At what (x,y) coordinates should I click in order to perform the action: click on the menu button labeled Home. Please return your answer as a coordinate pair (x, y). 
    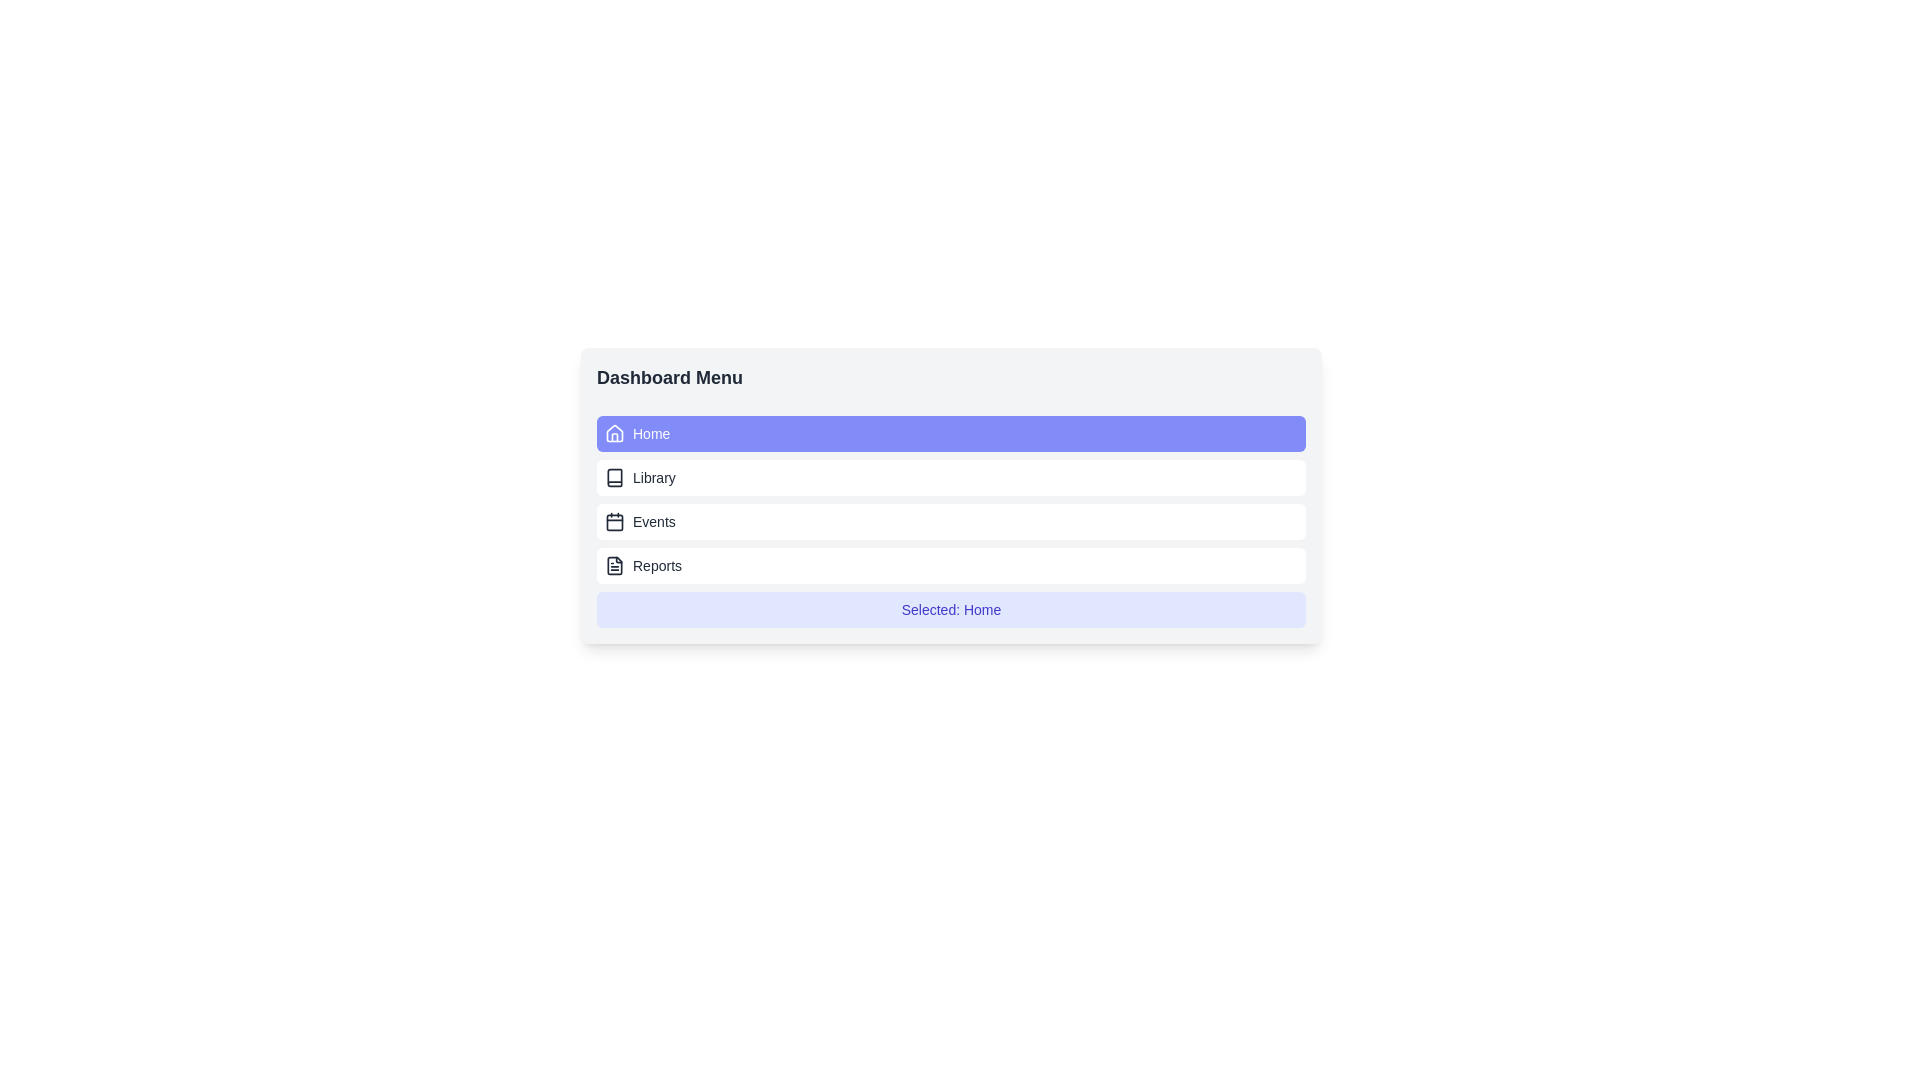
    Looking at the image, I should click on (950, 433).